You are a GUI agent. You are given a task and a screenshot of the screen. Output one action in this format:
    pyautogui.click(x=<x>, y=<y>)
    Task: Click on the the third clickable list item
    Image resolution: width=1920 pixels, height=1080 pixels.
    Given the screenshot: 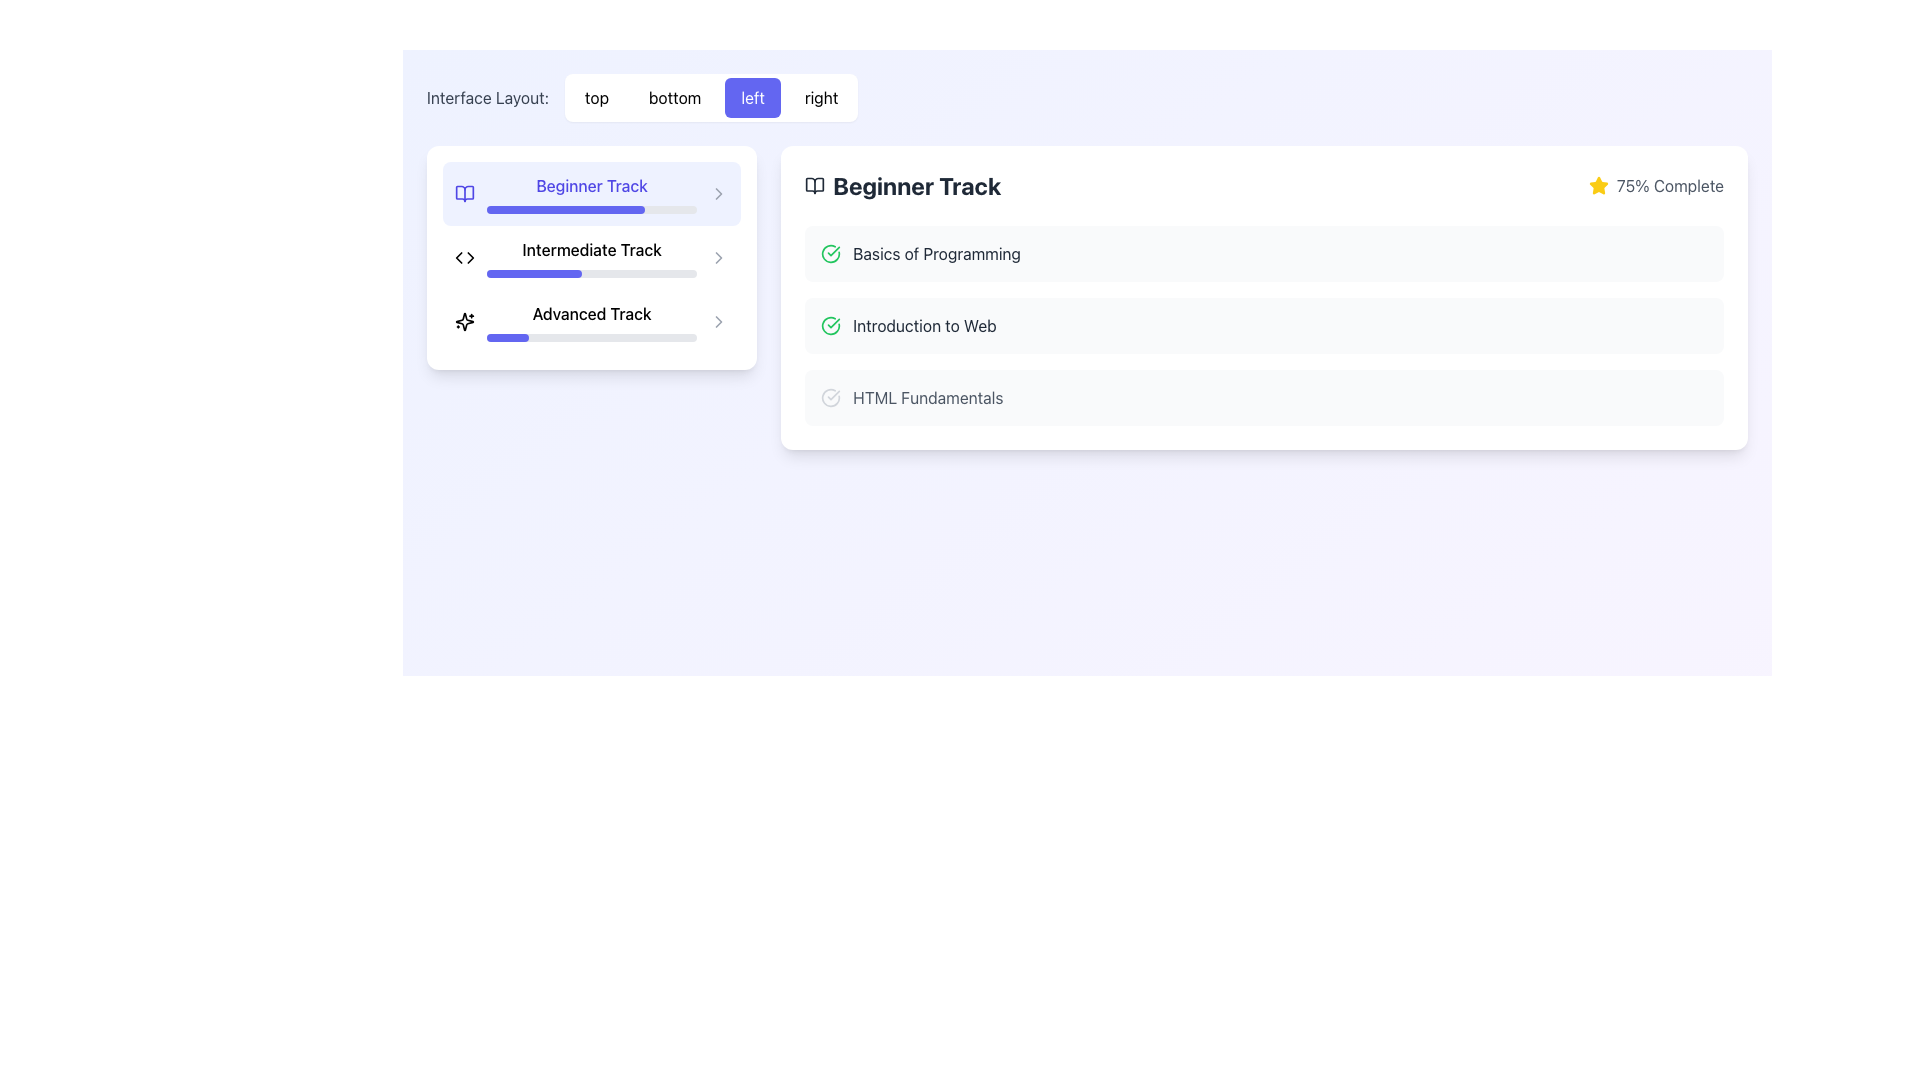 What is the action you would take?
    pyautogui.click(x=1263, y=397)
    